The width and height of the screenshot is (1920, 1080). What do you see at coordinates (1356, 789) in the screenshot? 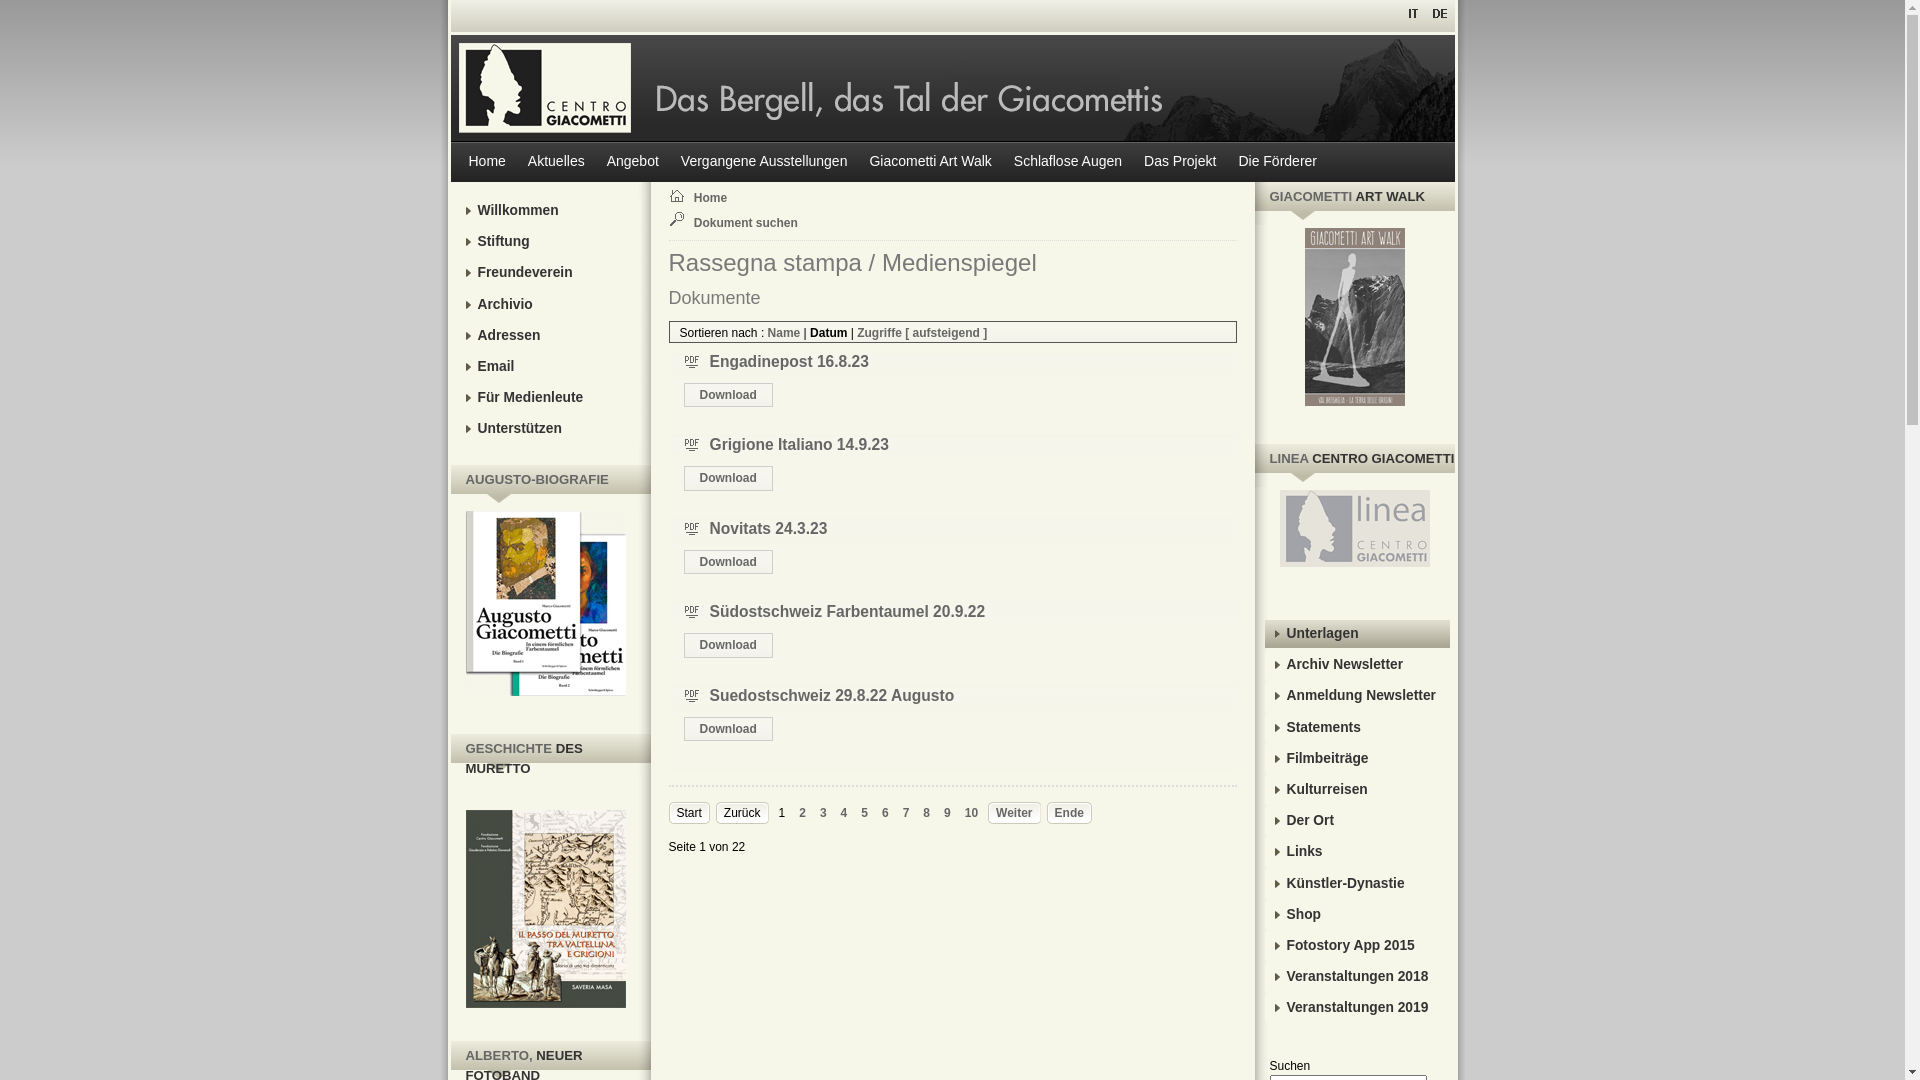
I see `'Kulturreisen'` at bounding box center [1356, 789].